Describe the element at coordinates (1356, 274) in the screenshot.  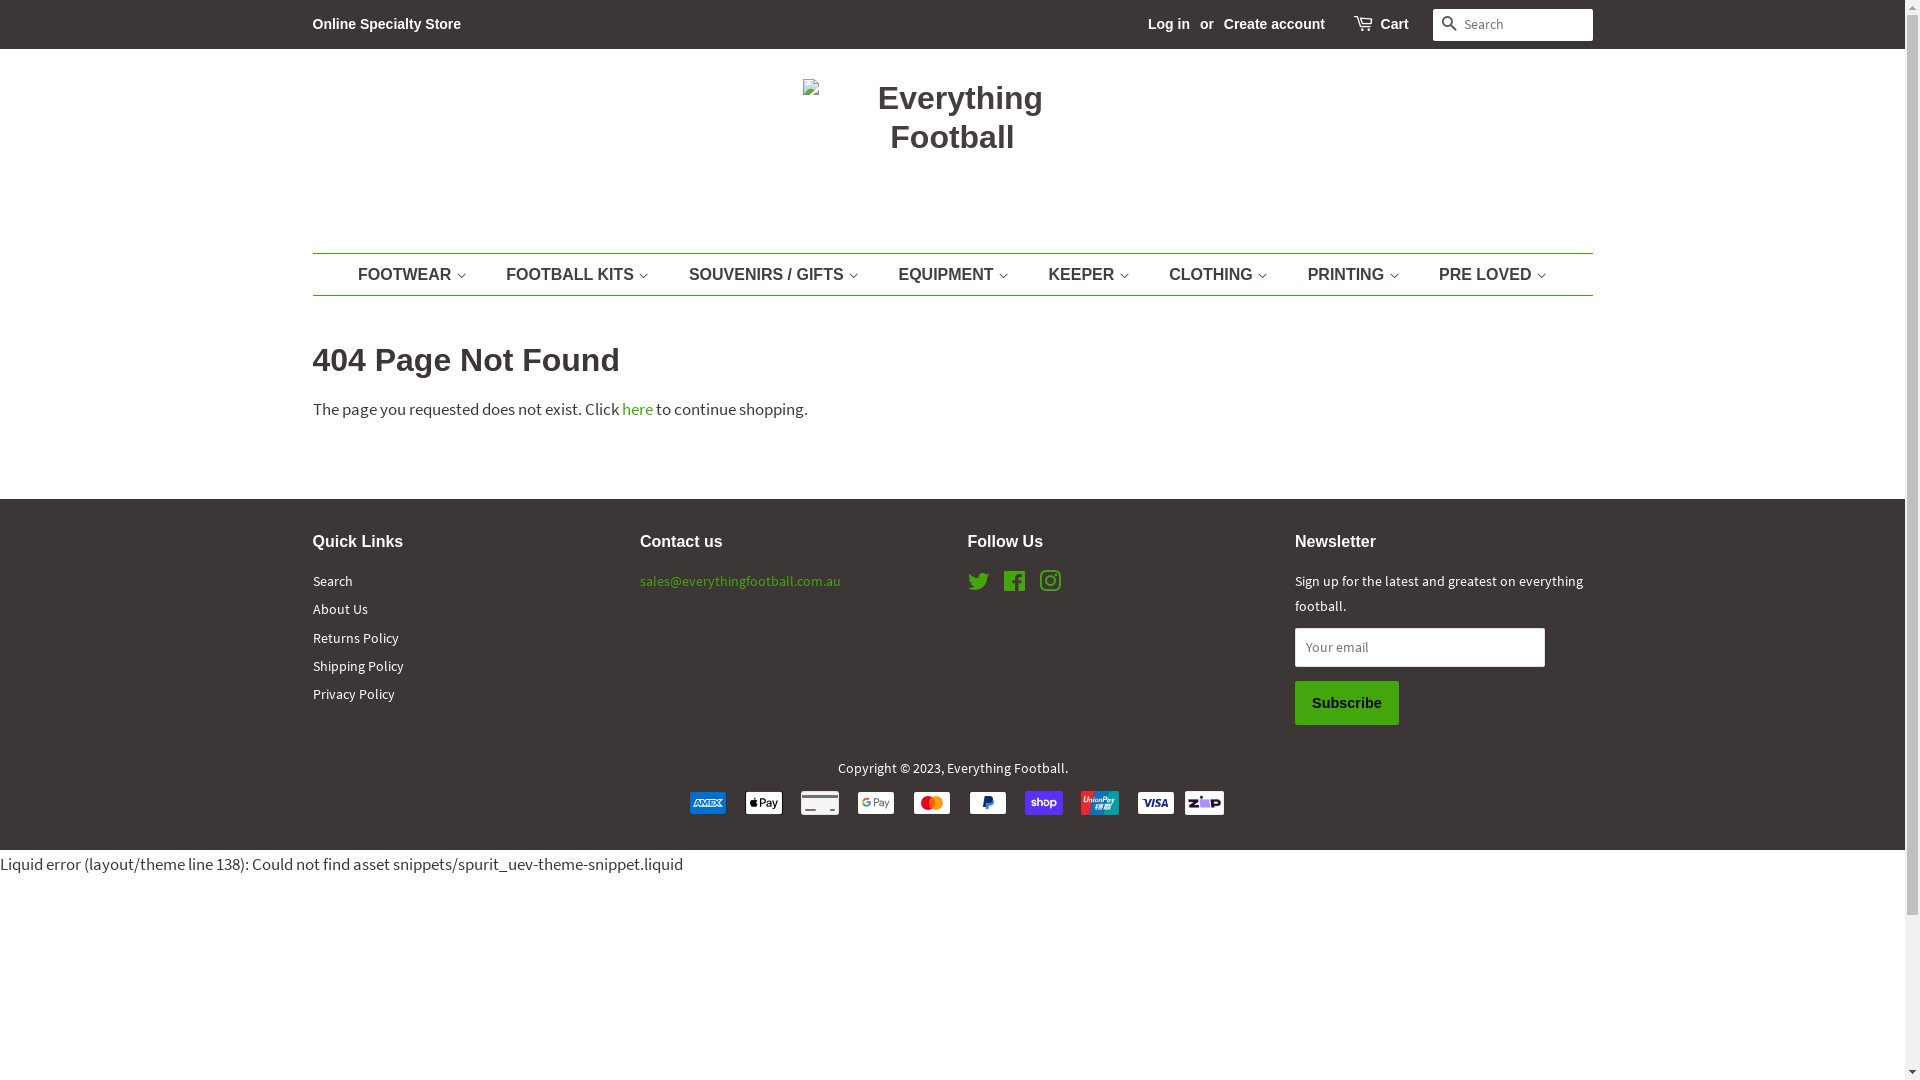
I see `'PRINTING'` at that location.